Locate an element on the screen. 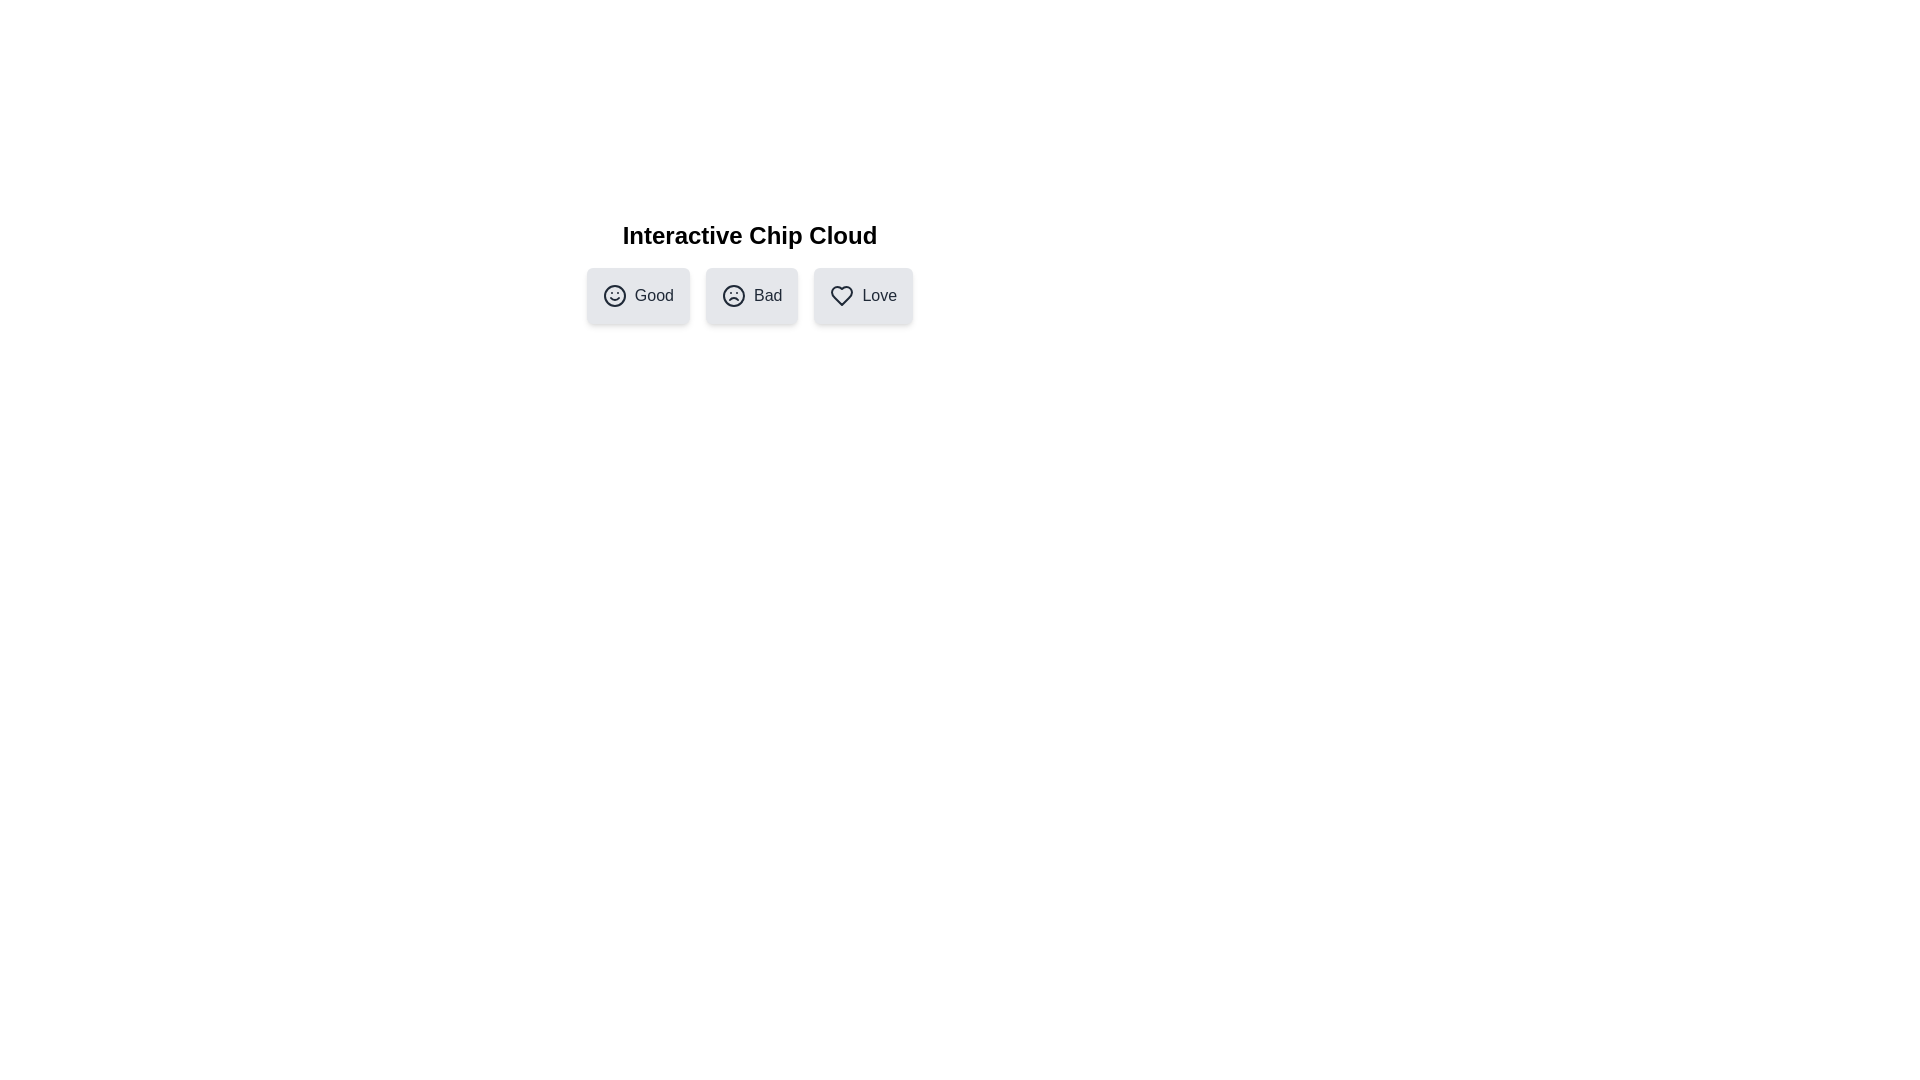 The height and width of the screenshot is (1080, 1920). the chip labeled Love to observe hover effects is located at coordinates (863, 296).